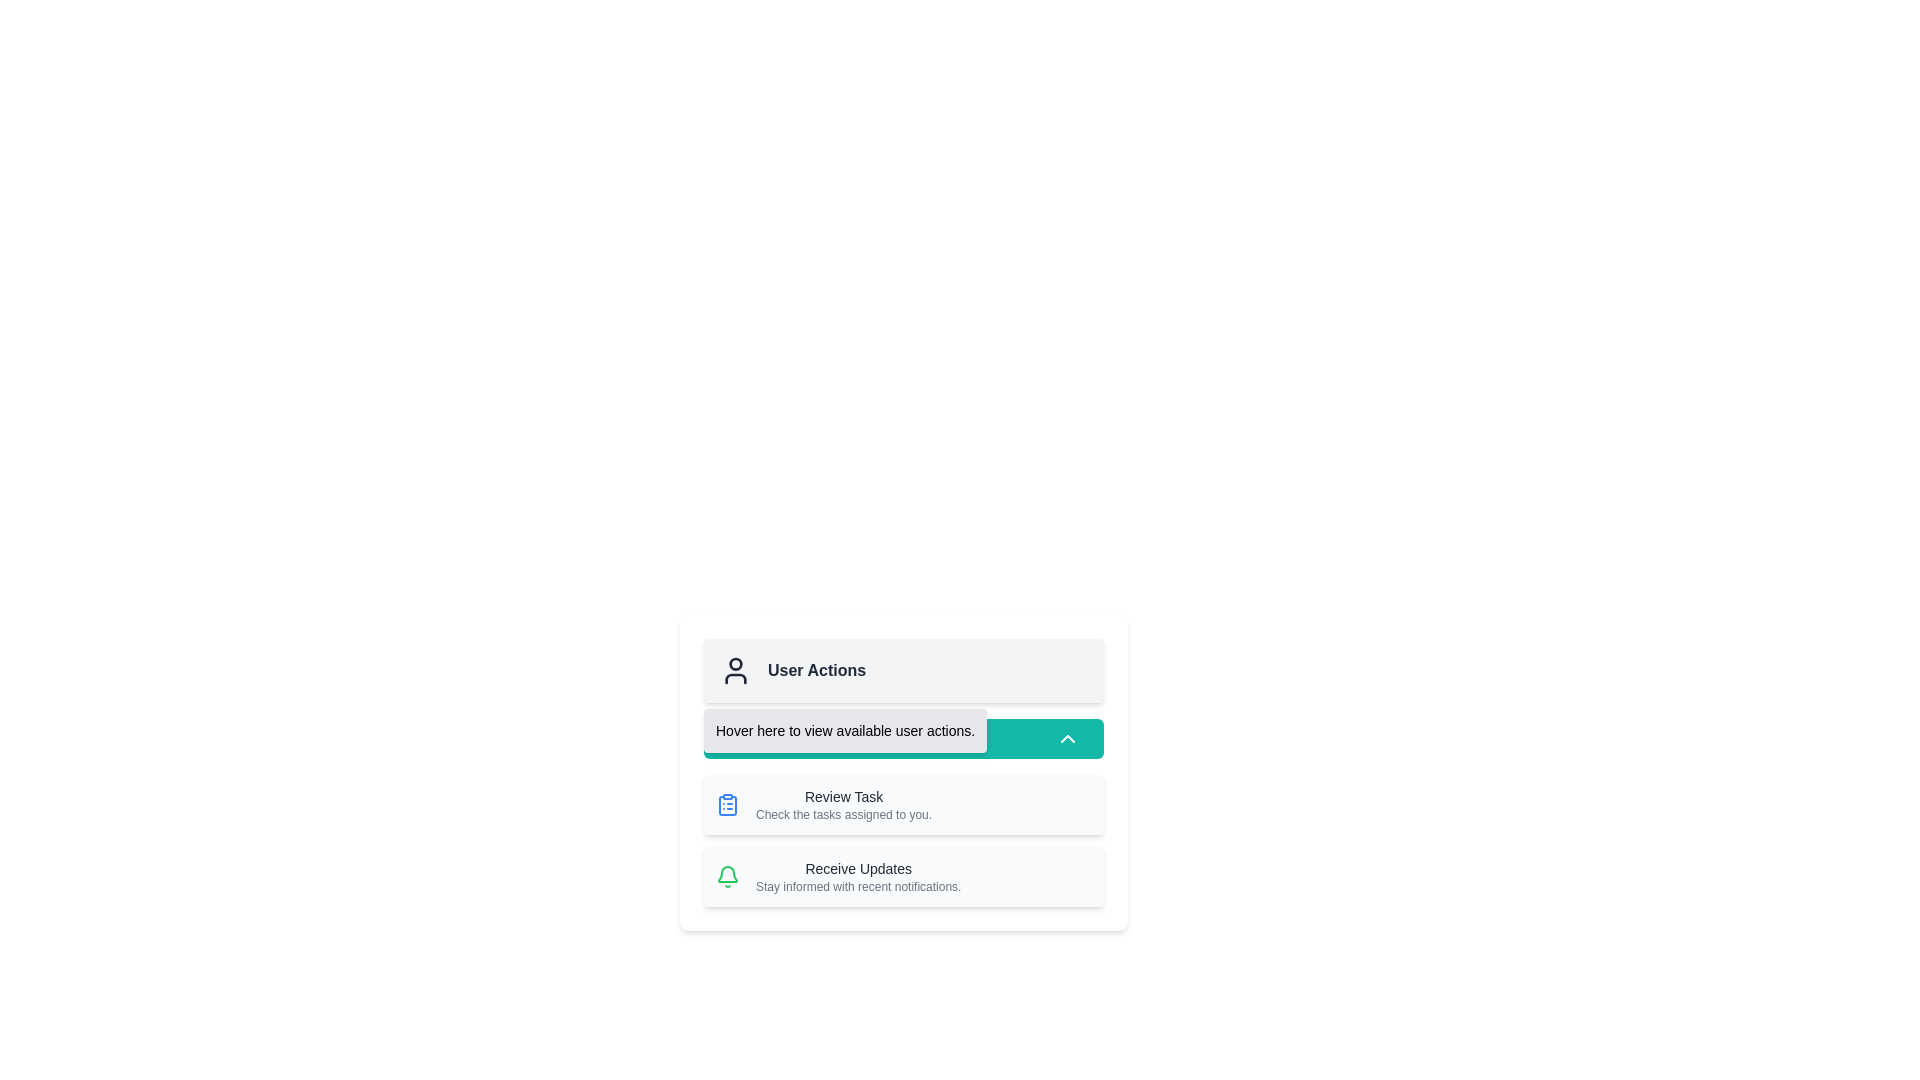 Image resolution: width=1920 pixels, height=1080 pixels. What do you see at coordinates (858, 867) in the screenshot?
I see `the 'Receive Updates' text label located in the bottom section of the 'User Actions' menu` at bounding box center [858, 867].